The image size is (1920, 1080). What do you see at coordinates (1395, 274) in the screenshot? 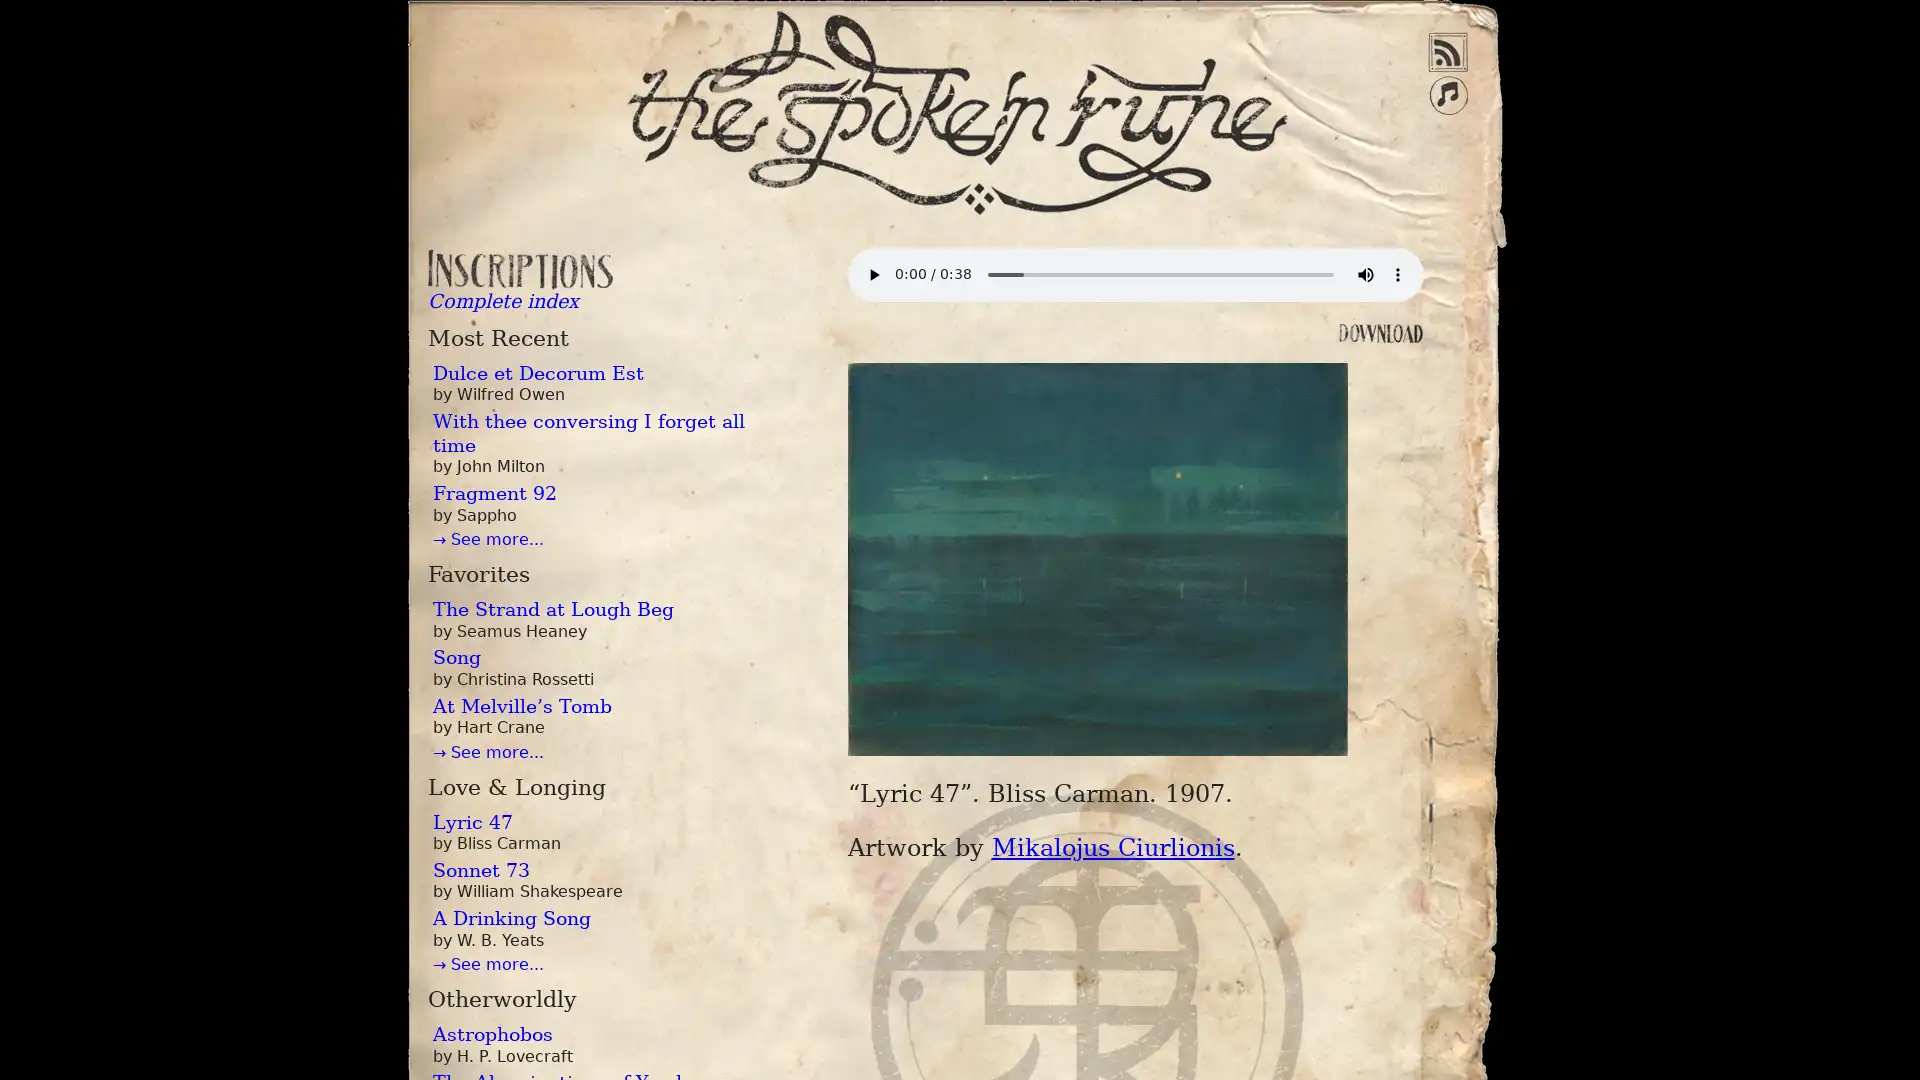
I see `show more media controls` at bounding box center [1395, 274].